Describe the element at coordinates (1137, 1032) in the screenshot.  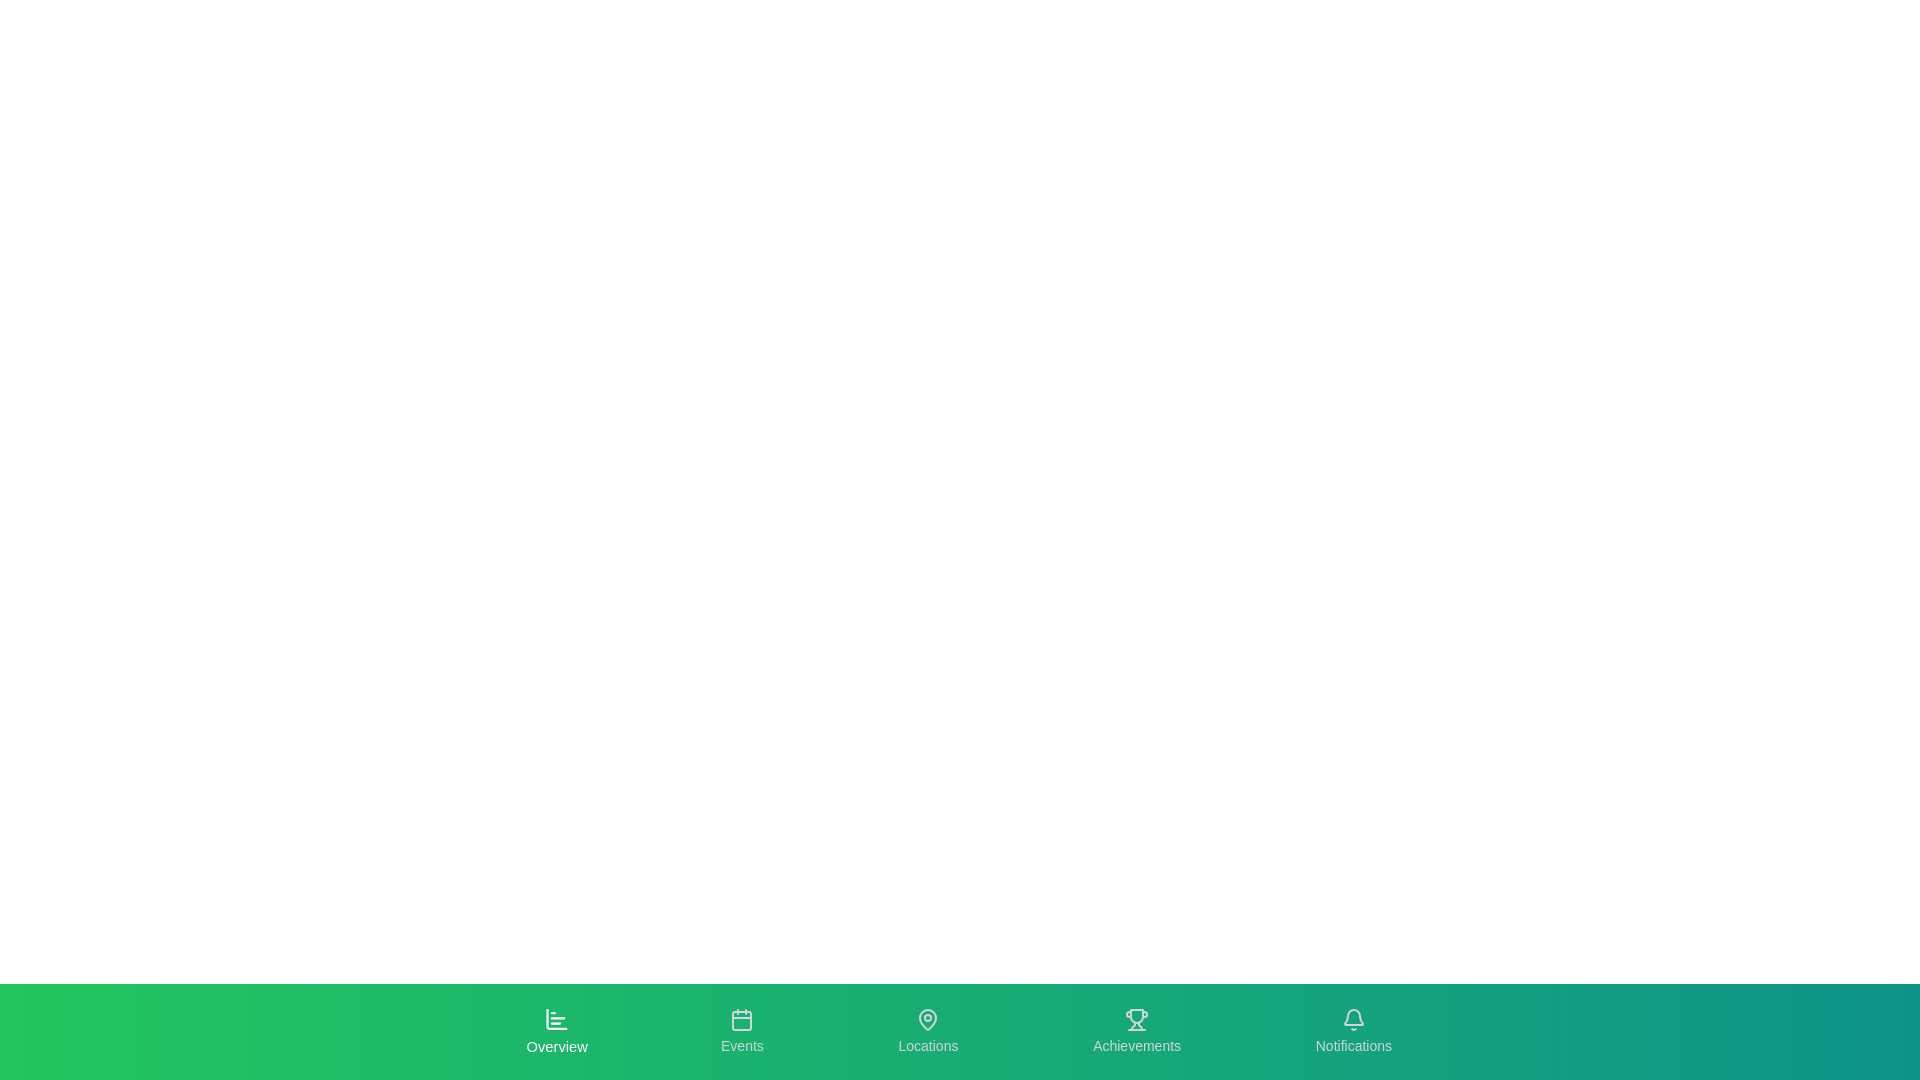
I see `the tab labeled Achievements to see its hover effect` at that location.